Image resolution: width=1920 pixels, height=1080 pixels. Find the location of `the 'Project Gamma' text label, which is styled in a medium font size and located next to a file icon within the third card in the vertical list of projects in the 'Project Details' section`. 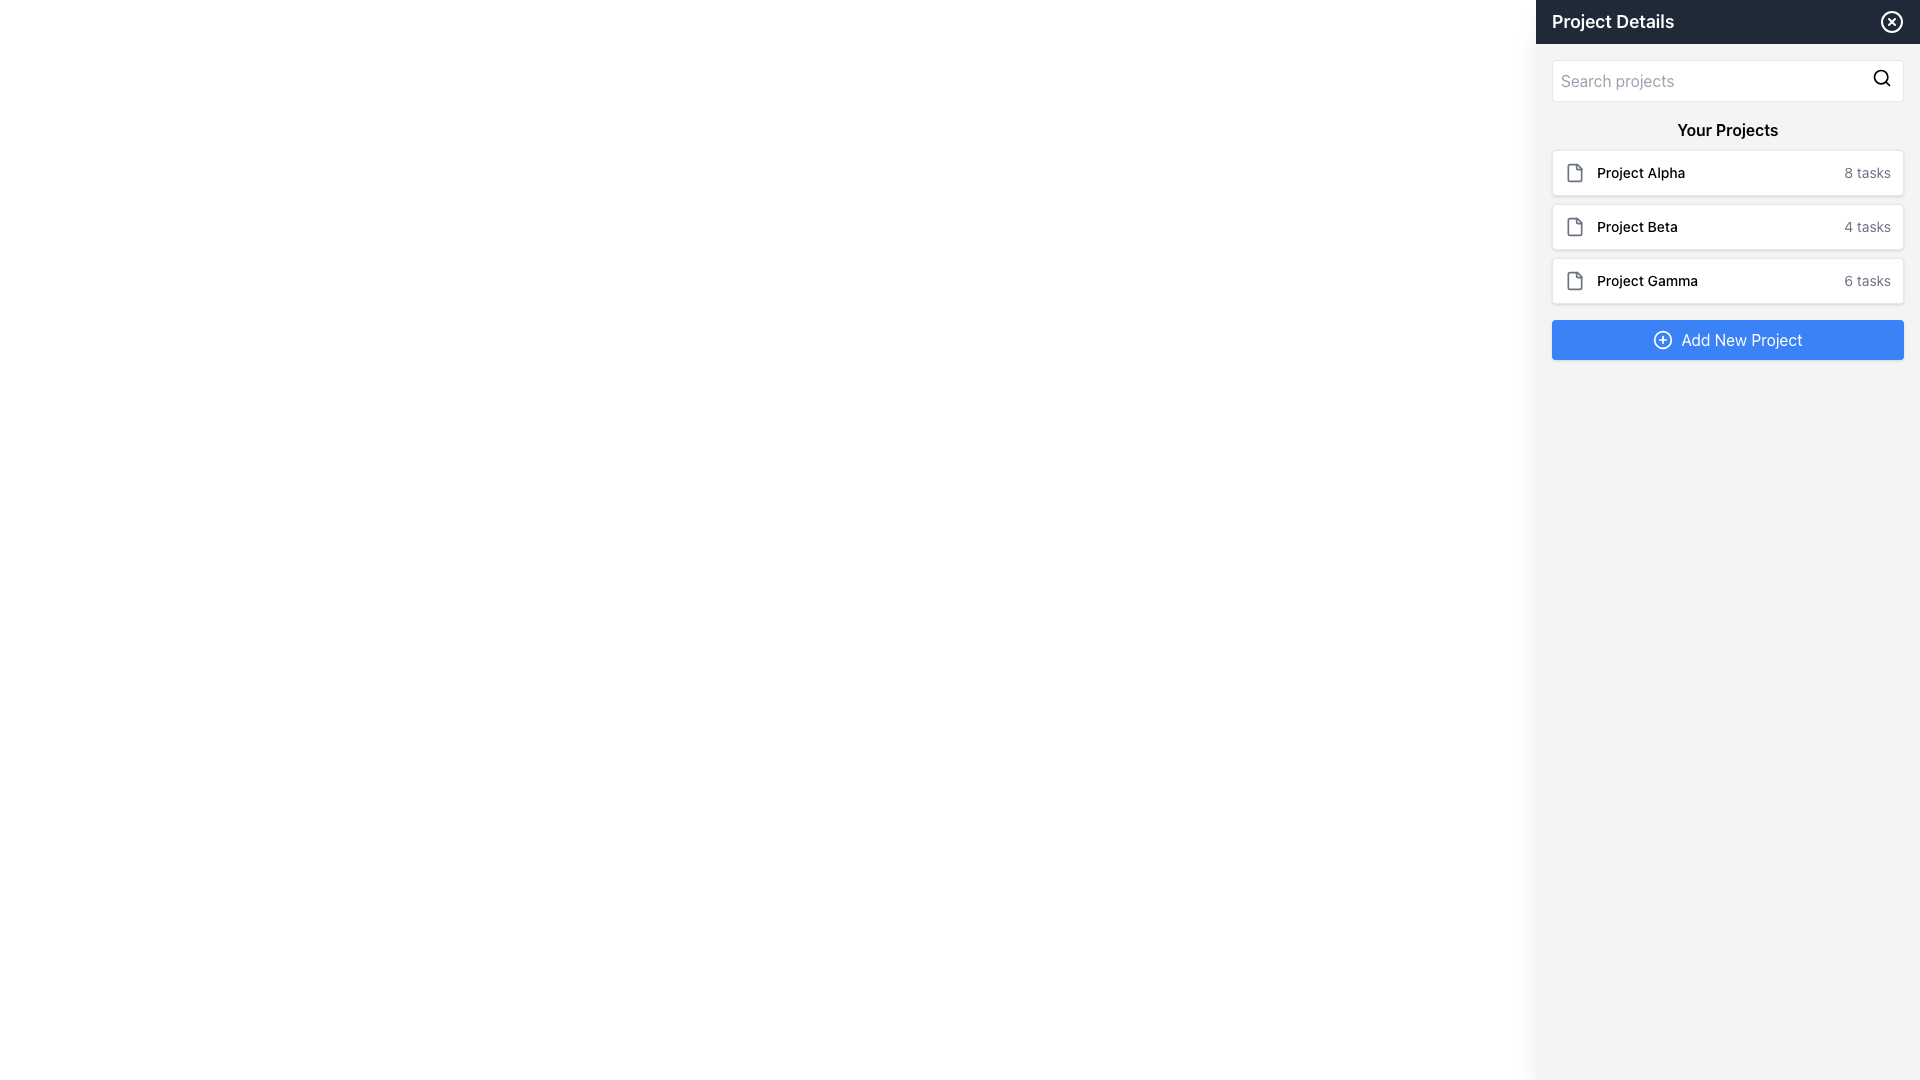

the 'Project Gamma' text label, which is styled in a medium font size and located next to a file icon within the third card in the vertical list of projects in the 'Project Details' section is located at coordinates (1631, 281).